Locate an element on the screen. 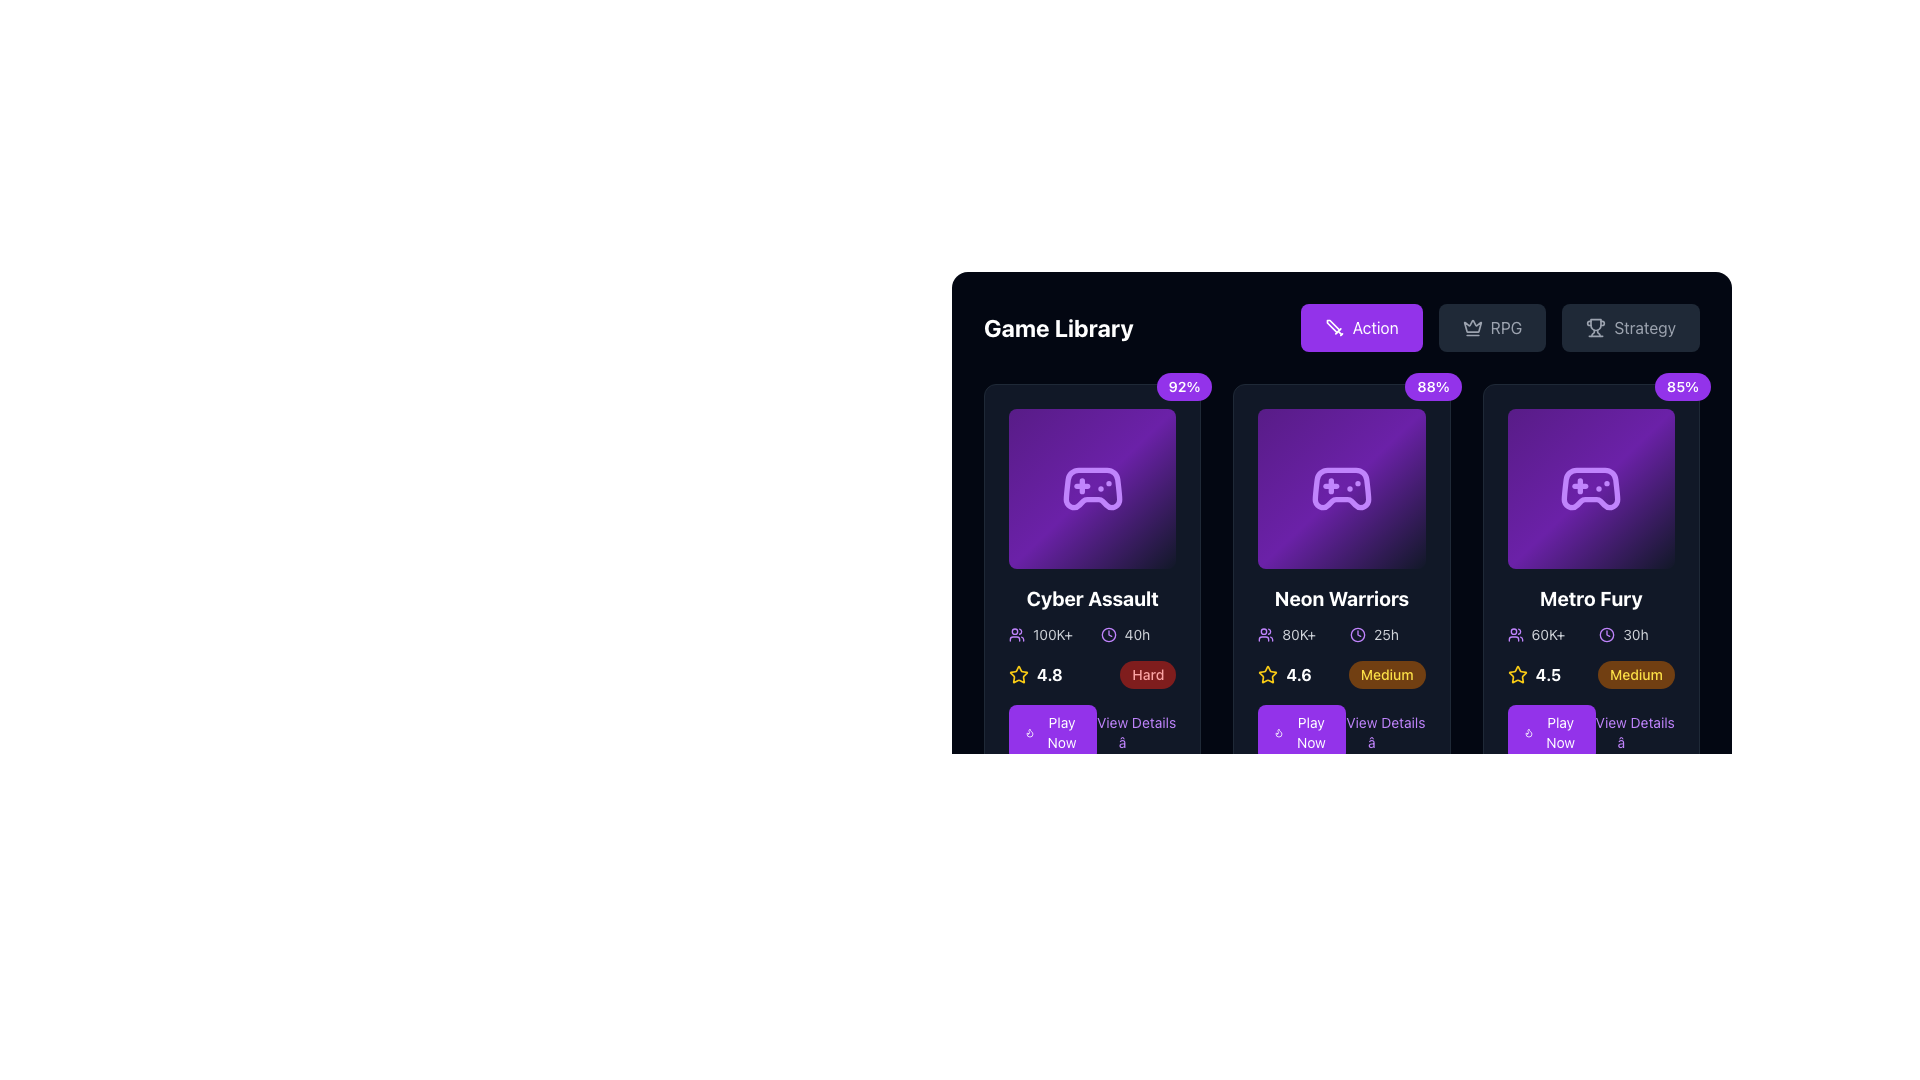  the rightmost button in a row of three buttons is located at coordinates (1631, 326).